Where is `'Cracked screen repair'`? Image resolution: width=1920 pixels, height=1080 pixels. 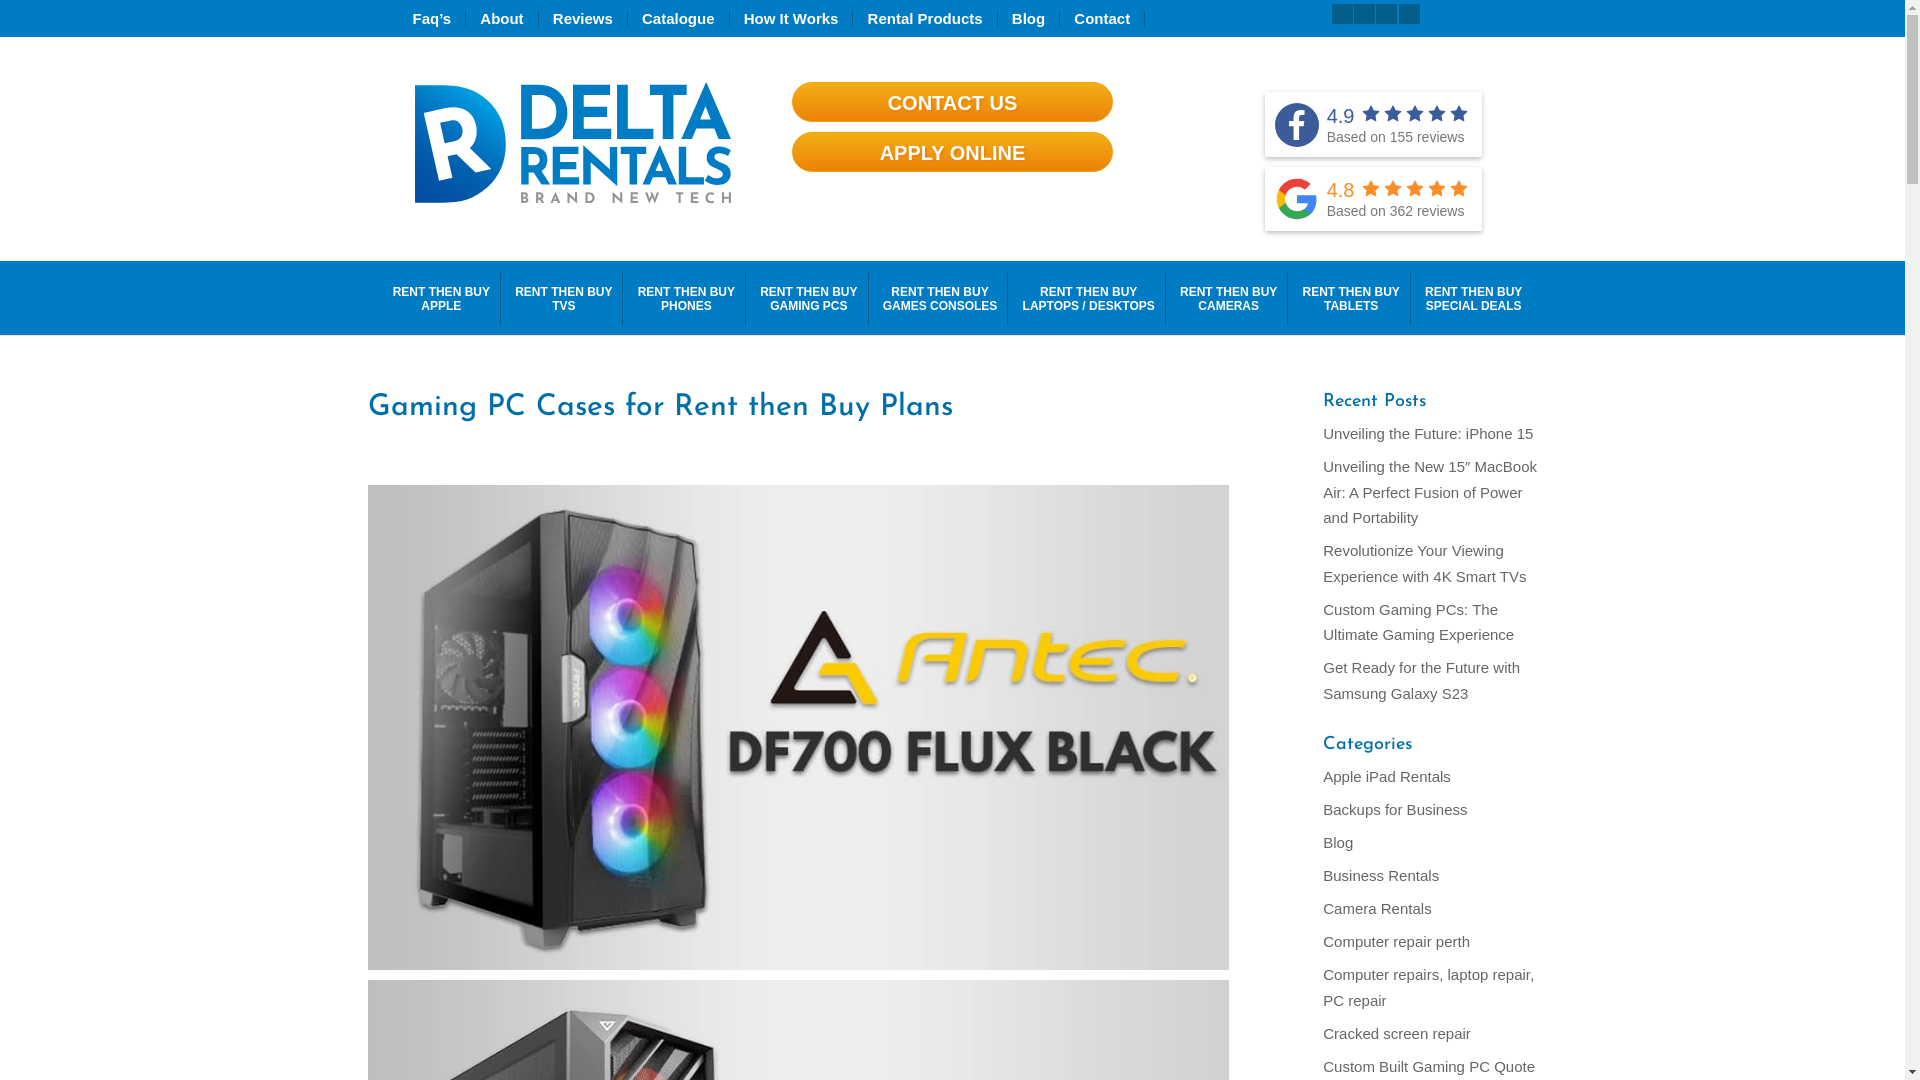
'Cracked screen repair' is located at coordinates (1395, 1033).